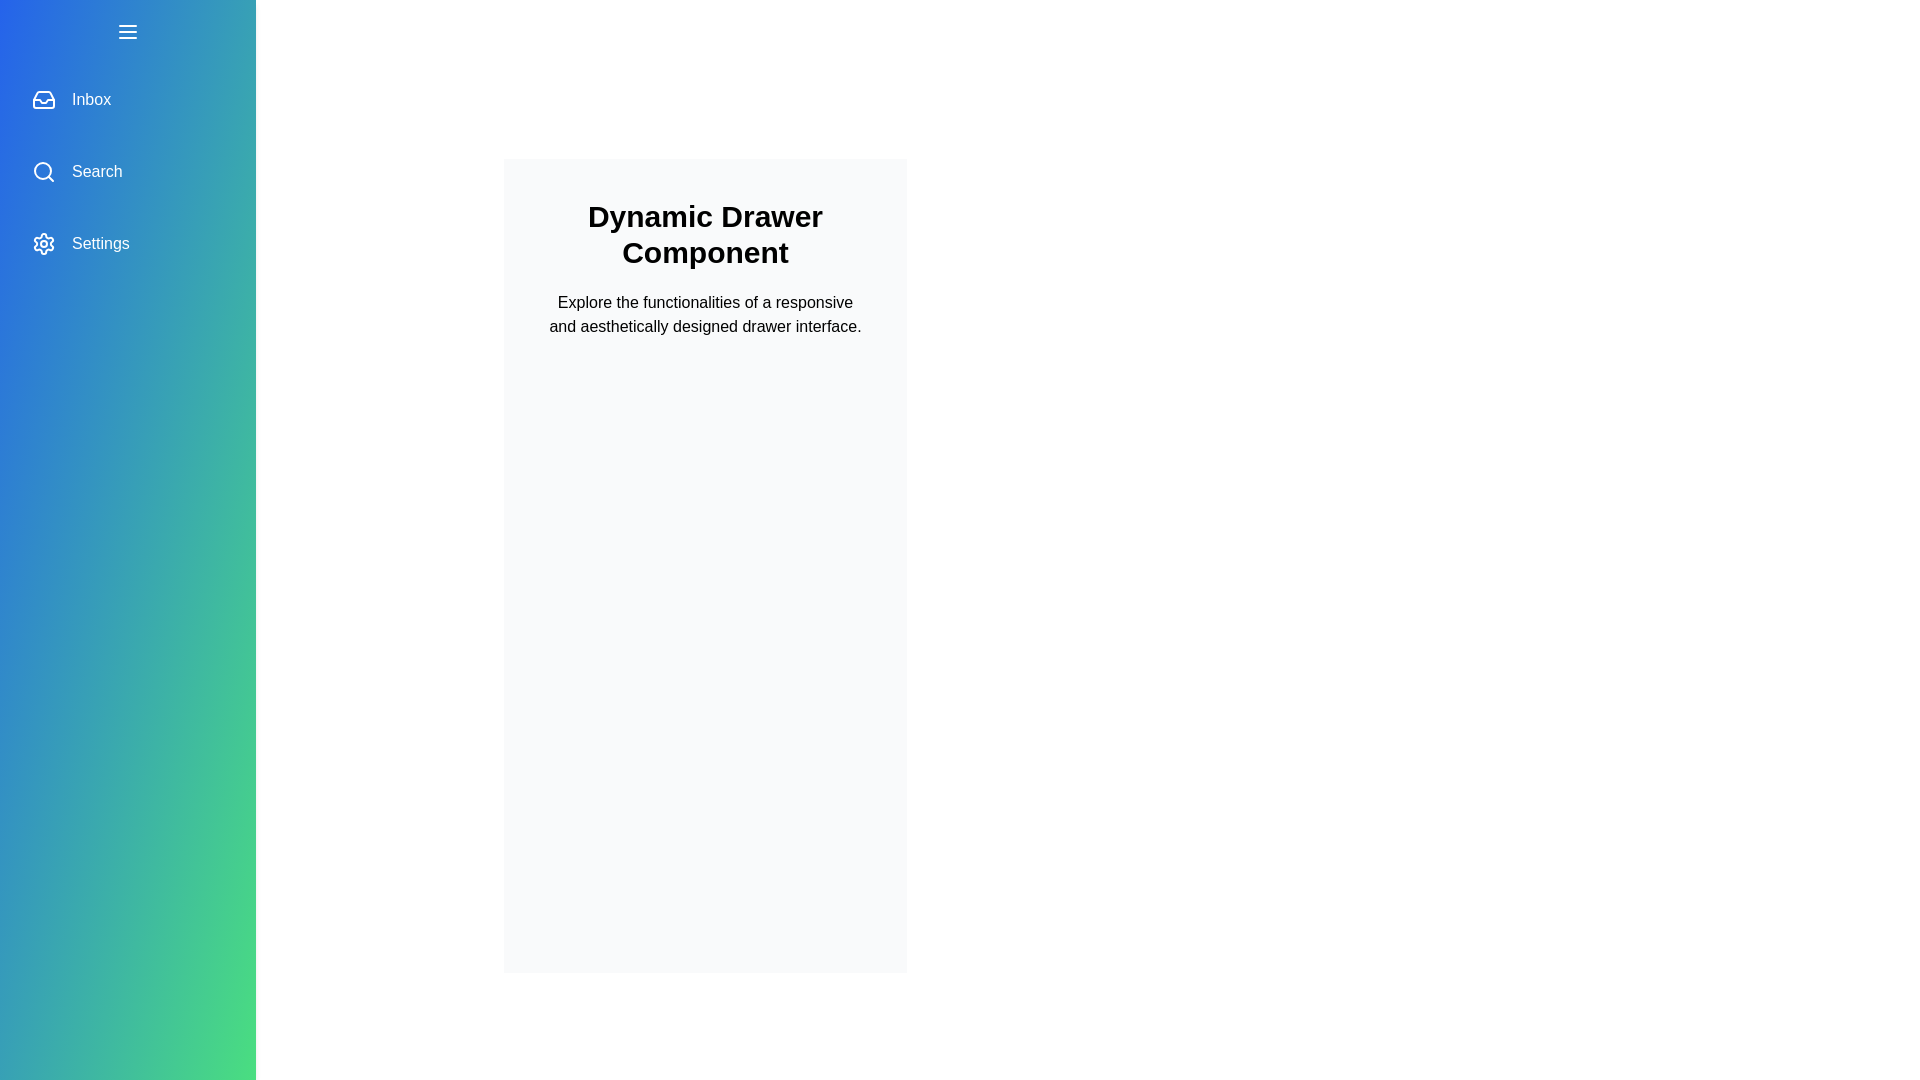 Image resolution: width=1920 pixels, height=1080 pixels. What do you see at coordinates (127, 31) in the screenshot?
I see `the toggle button to toggle the drawer open or closed` at bounding box center [127, 31].